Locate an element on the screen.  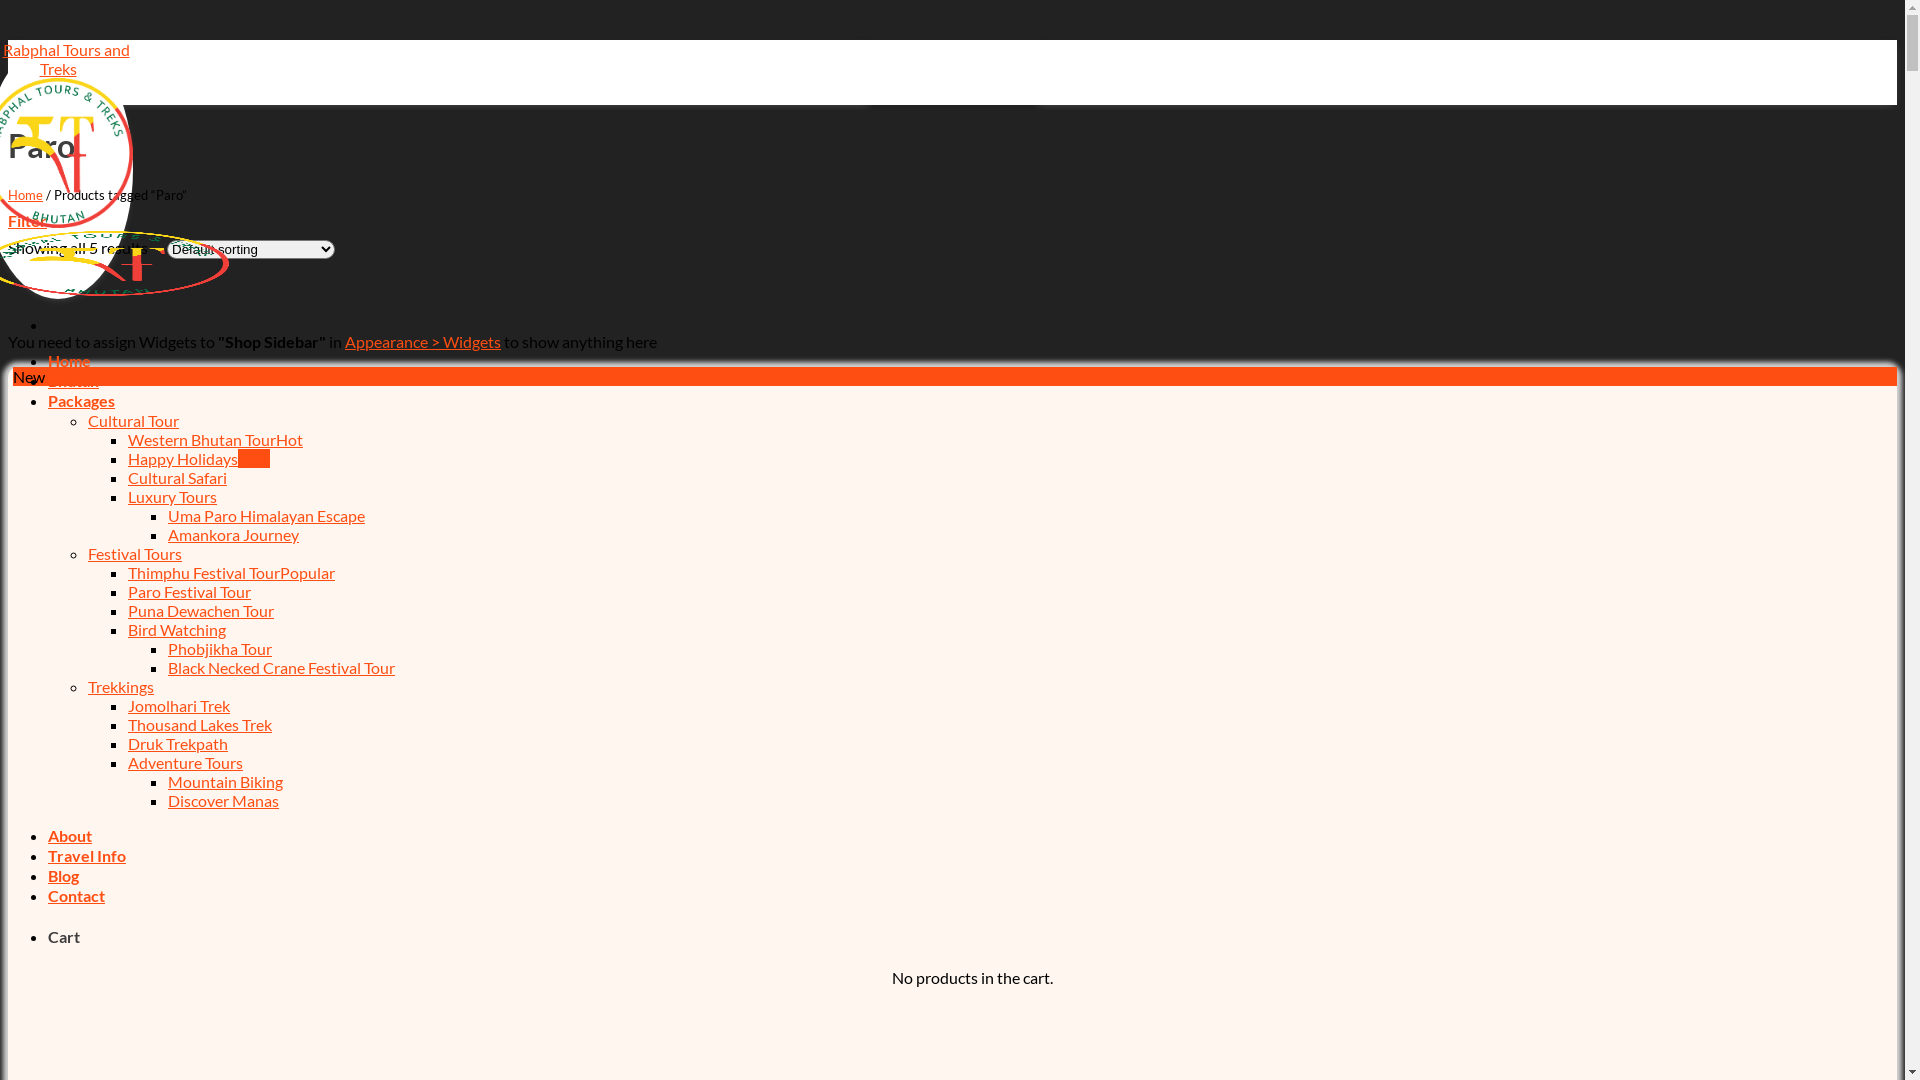
'Amankora Journey' is located at coordinates (168, 533).